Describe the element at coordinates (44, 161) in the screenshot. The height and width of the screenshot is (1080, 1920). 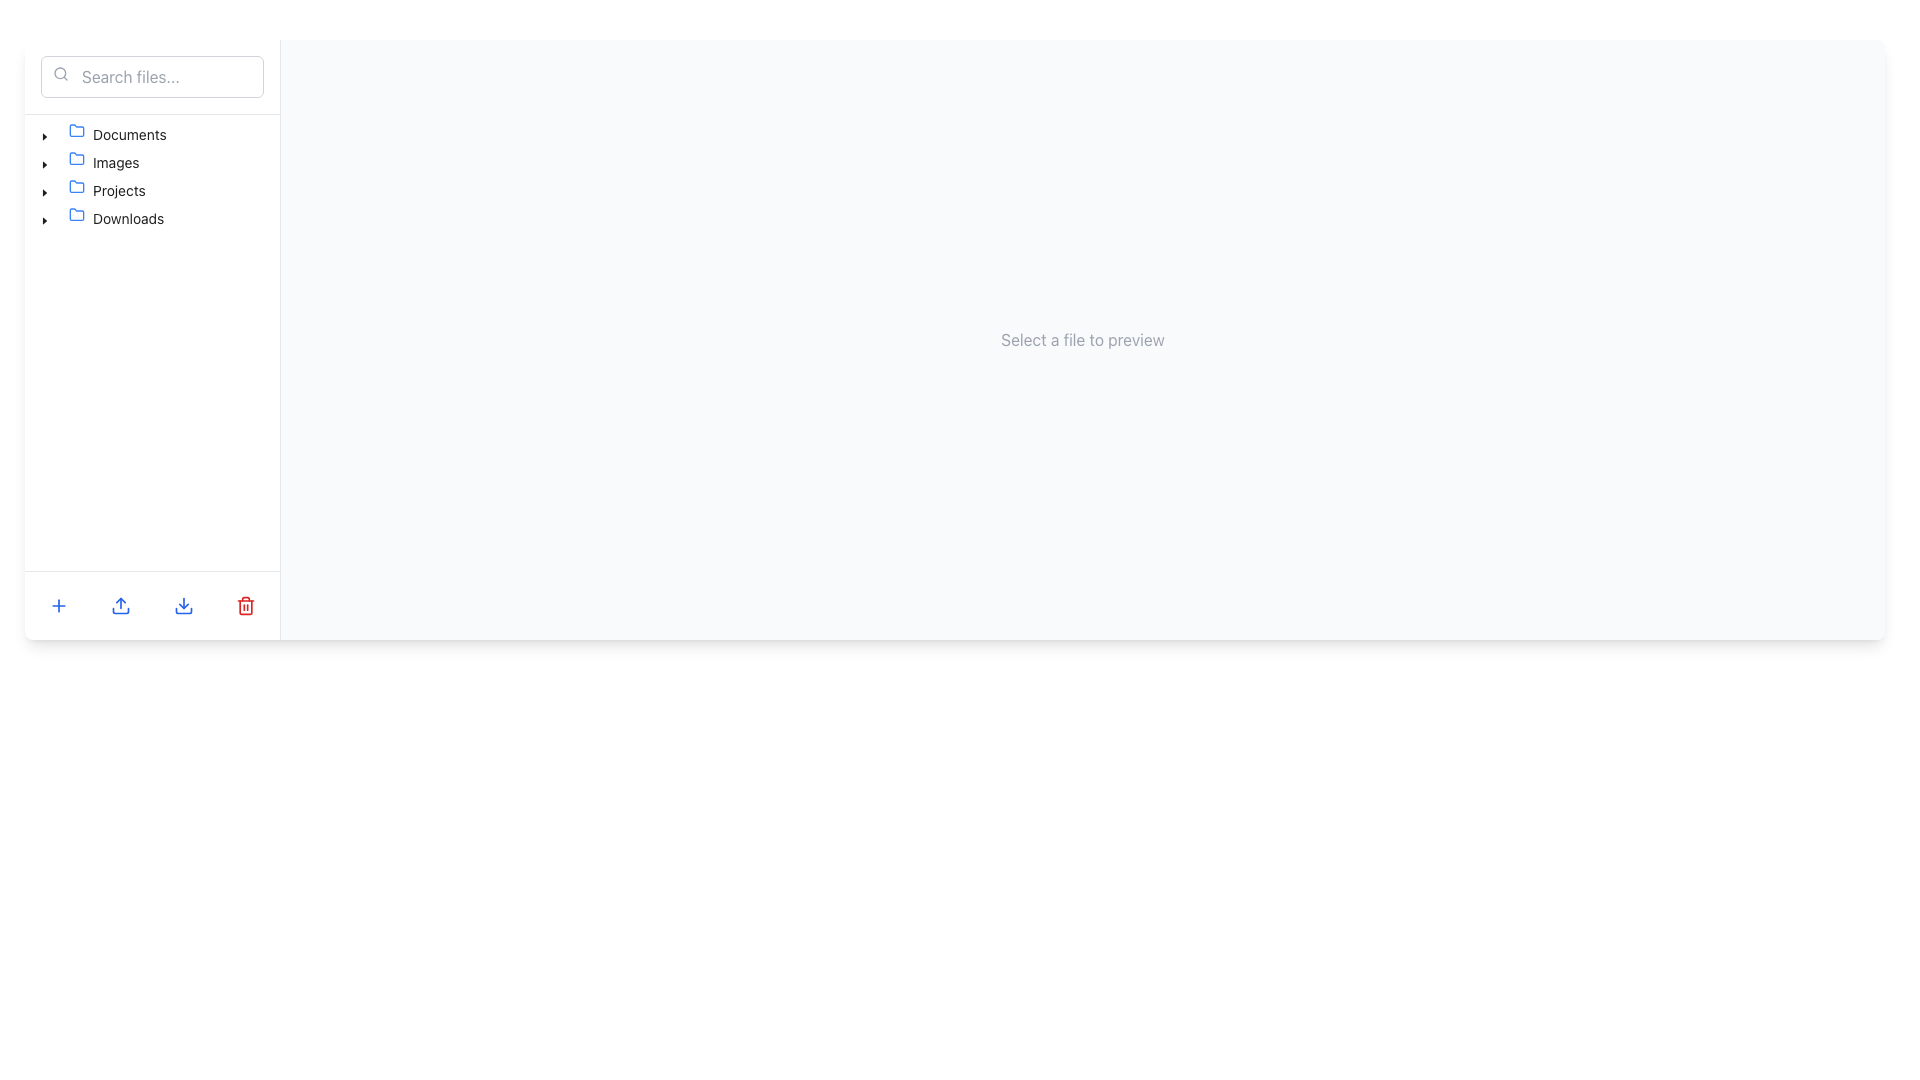
I see `the toggle control (expansion arrow) icon adjacent to the 'Images' text` at that location.